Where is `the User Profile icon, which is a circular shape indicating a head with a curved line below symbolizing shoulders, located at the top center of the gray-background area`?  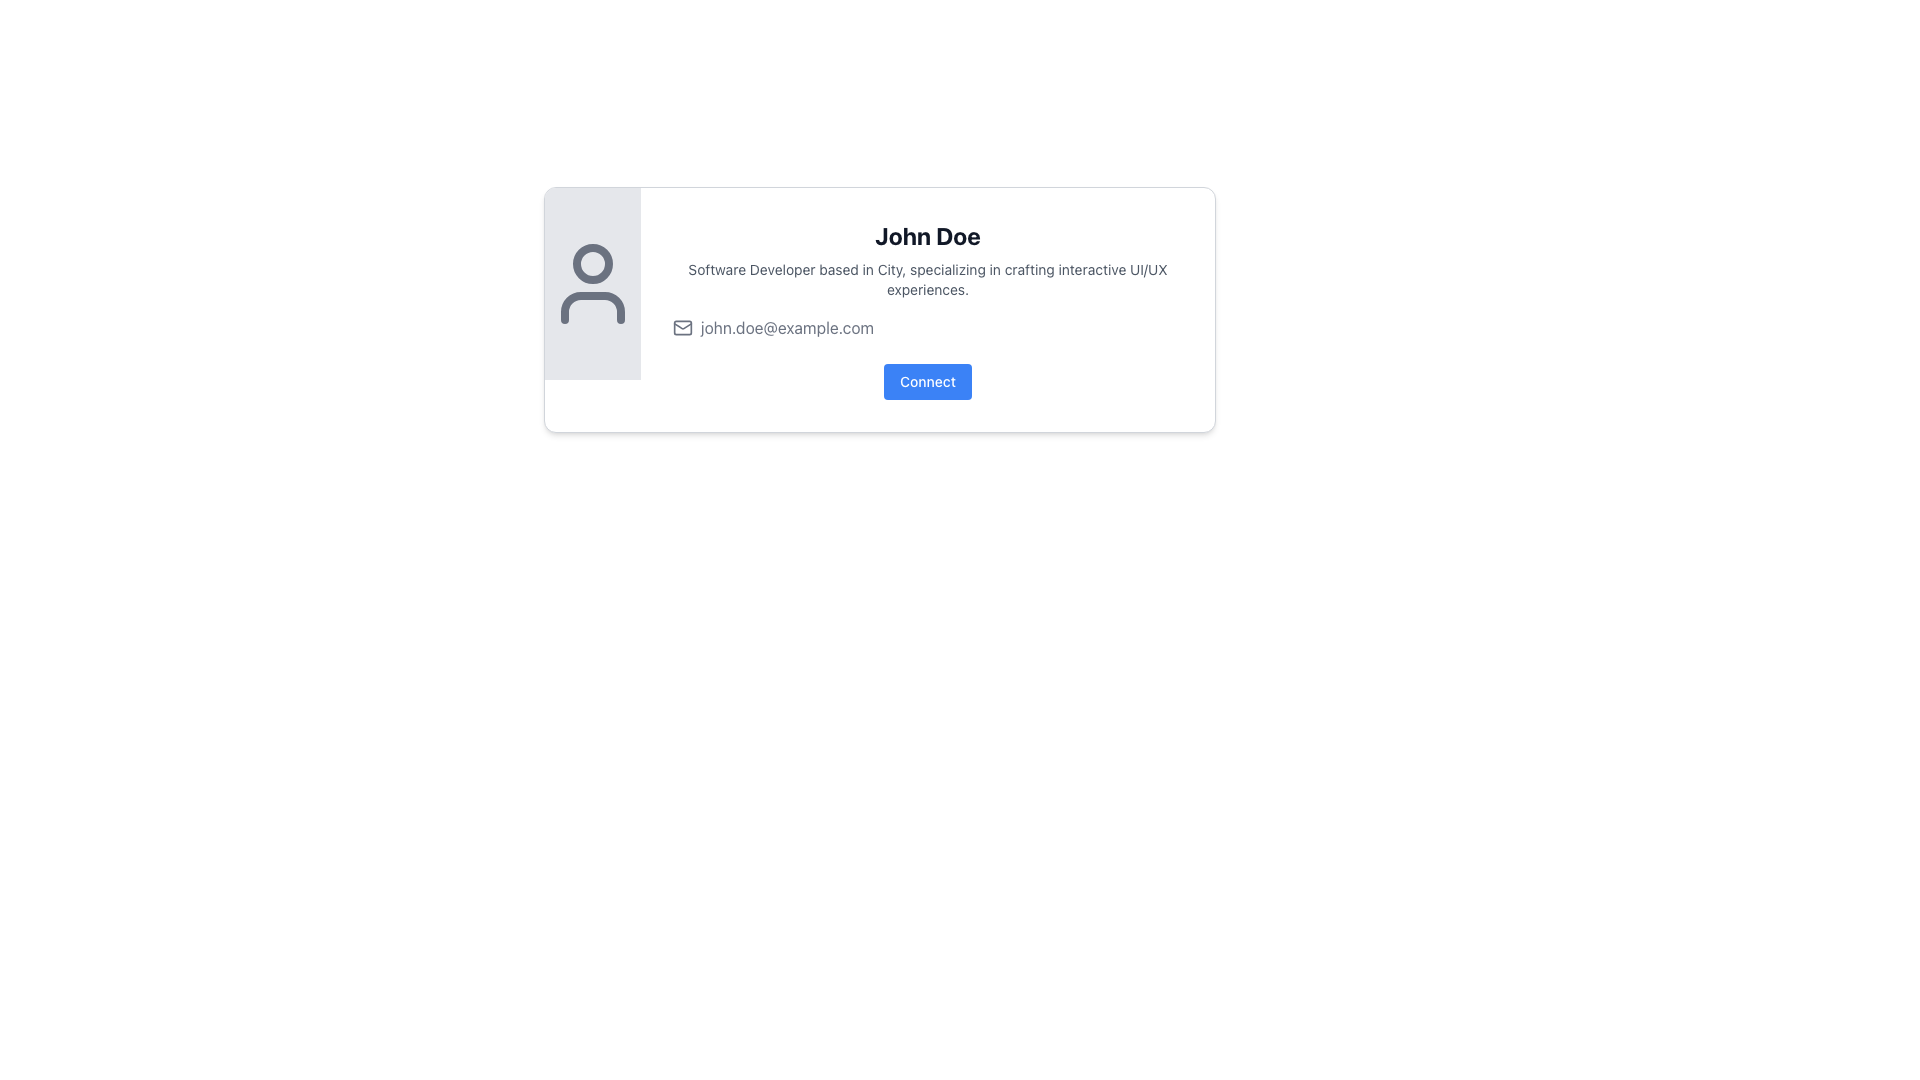
the User Profile icon, which is a circular shape indicating a head with a curved line below symbolizing shoulders, located at the top center of the gray-background area is located at coordinates (592, 284).